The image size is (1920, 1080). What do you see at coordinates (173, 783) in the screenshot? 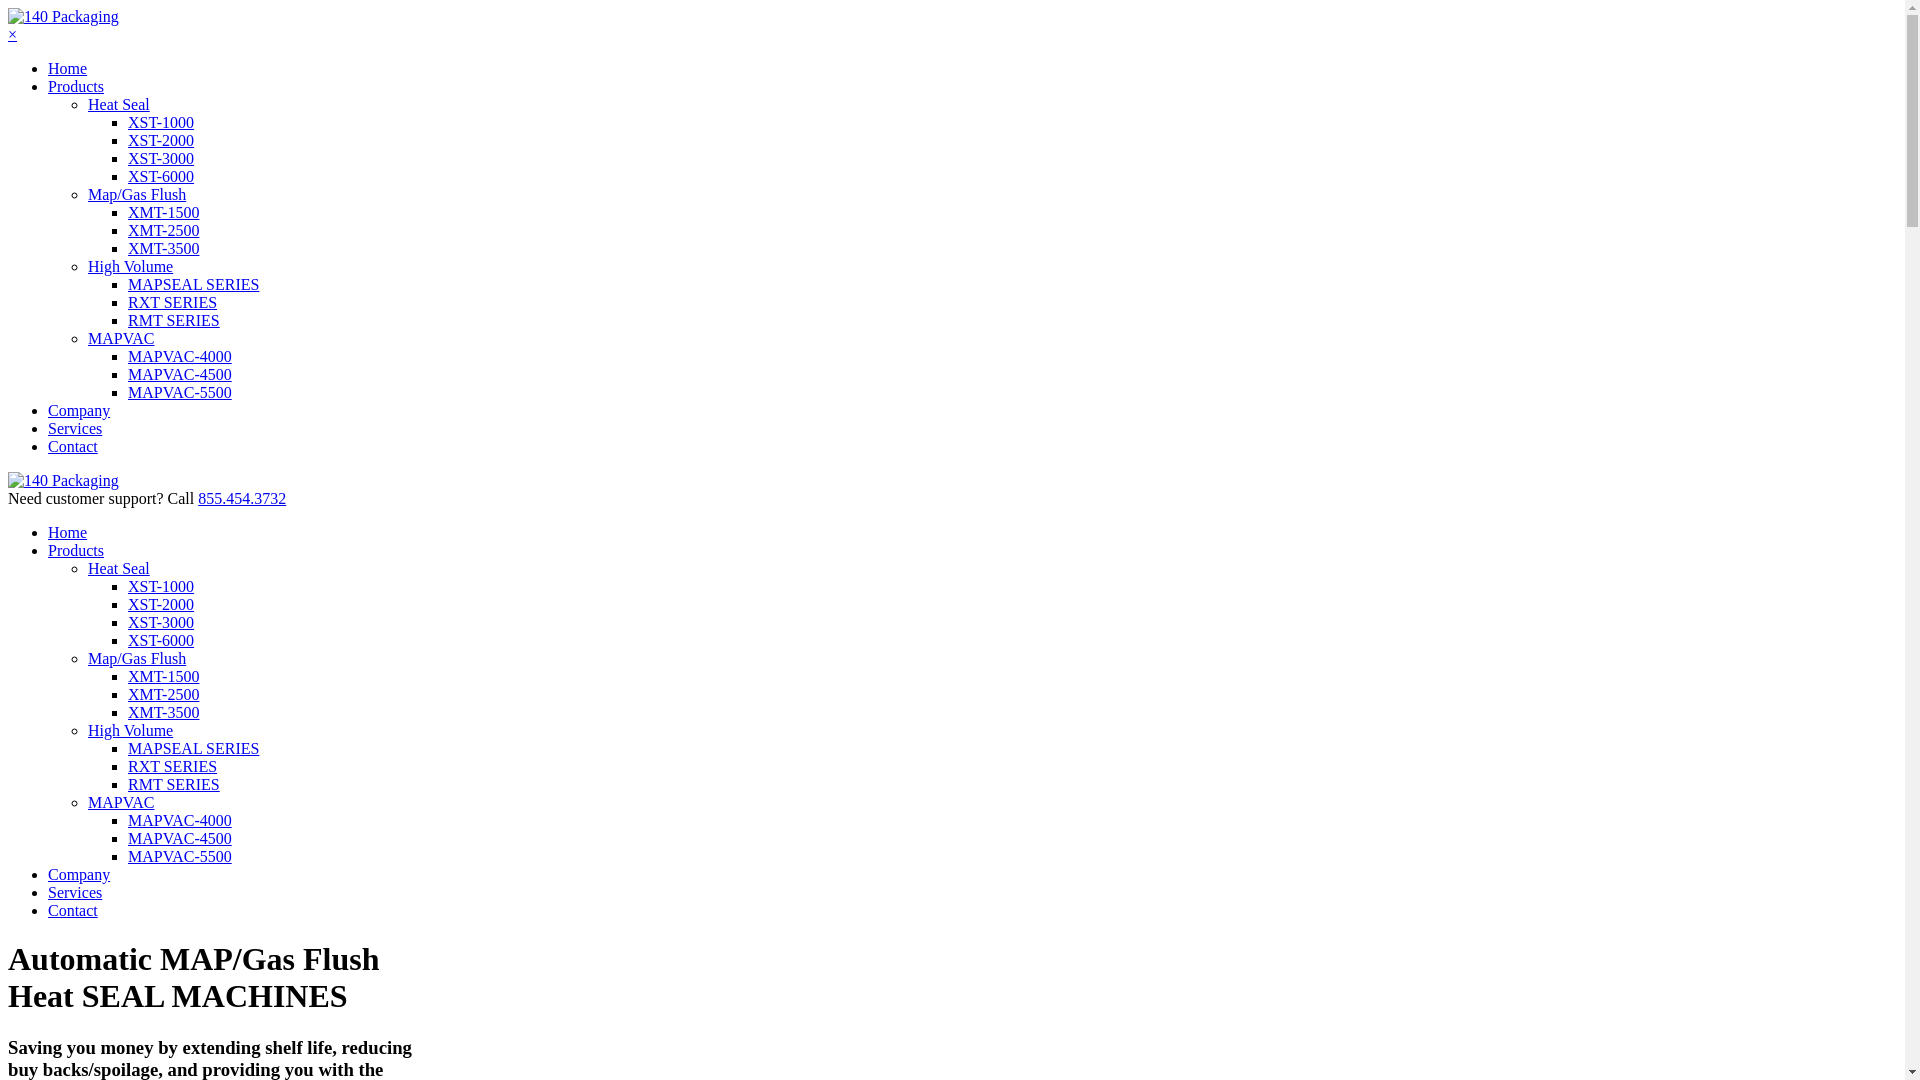
I see `'RMT SERIES'` at bounding box center [173, 783].